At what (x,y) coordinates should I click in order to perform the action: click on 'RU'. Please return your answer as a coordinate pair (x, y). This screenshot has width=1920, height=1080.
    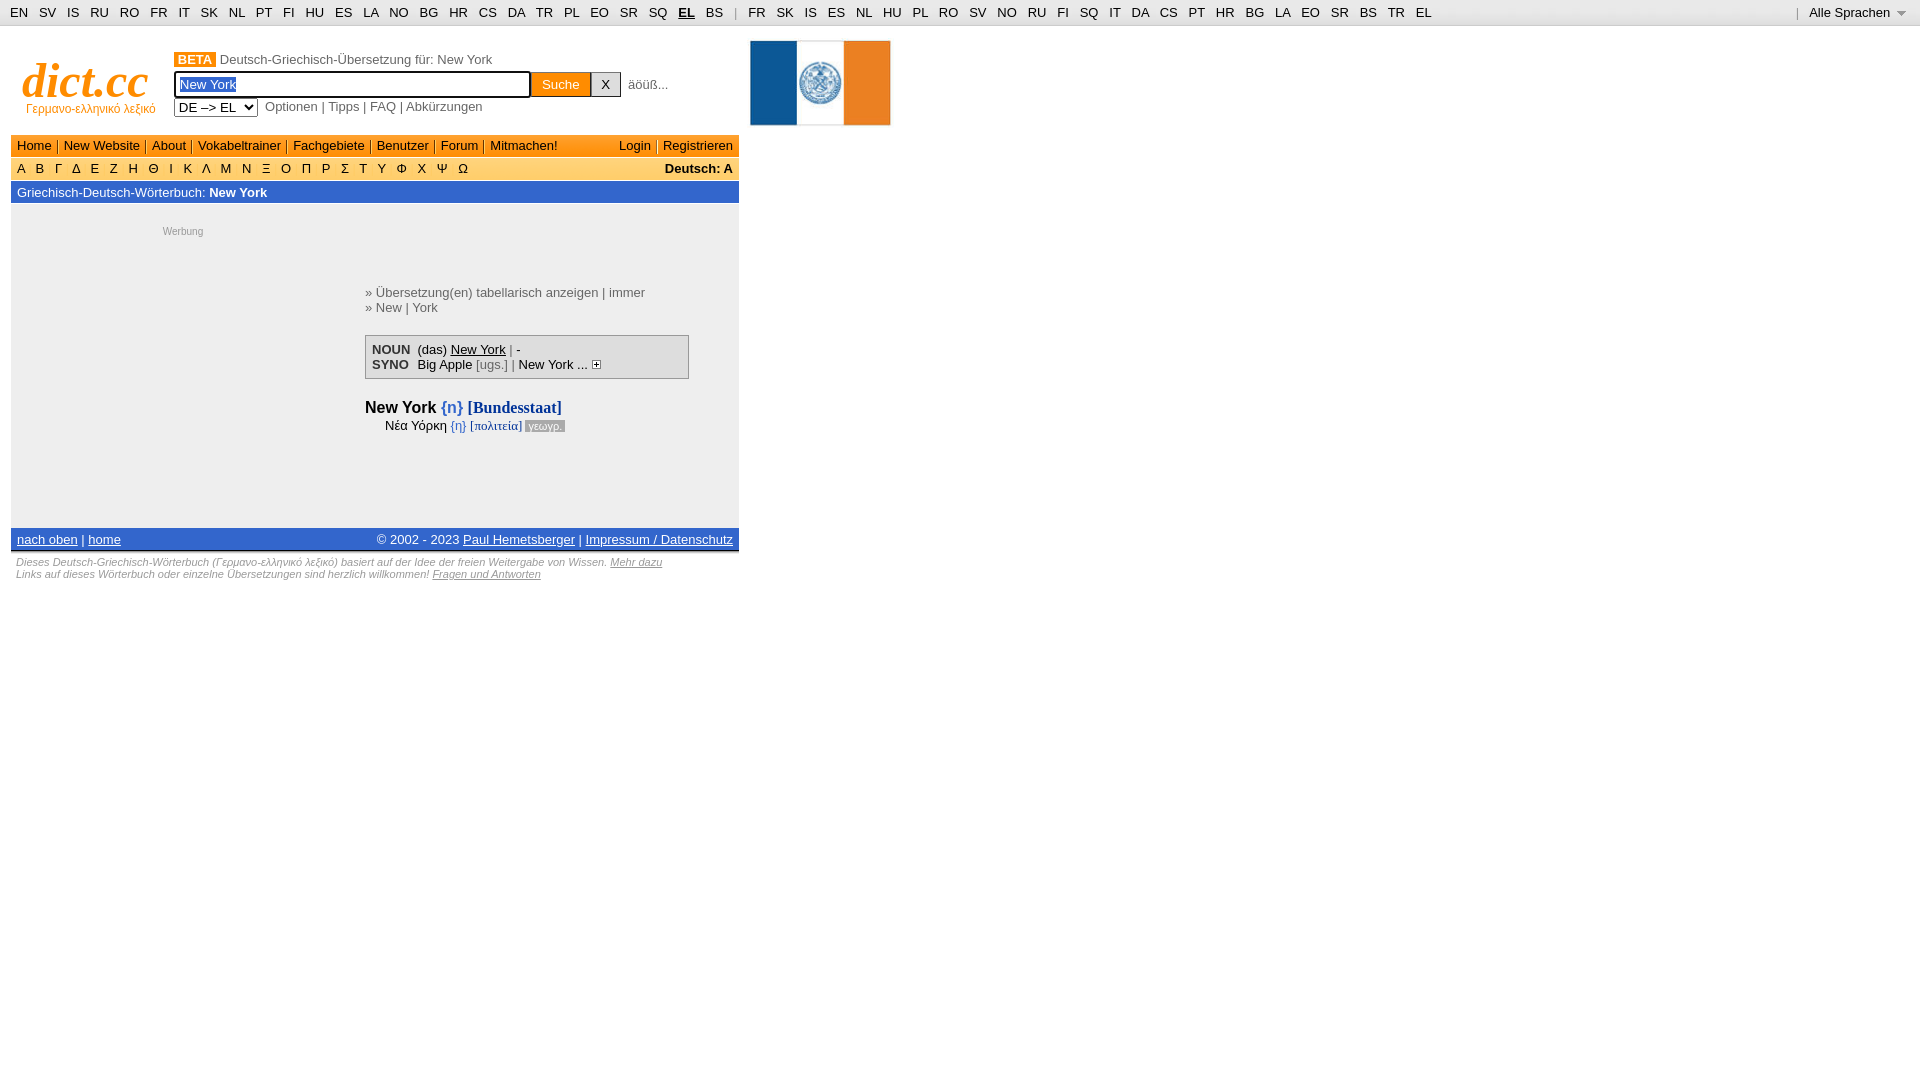
    Looking at the image, I should click on (98, 12).